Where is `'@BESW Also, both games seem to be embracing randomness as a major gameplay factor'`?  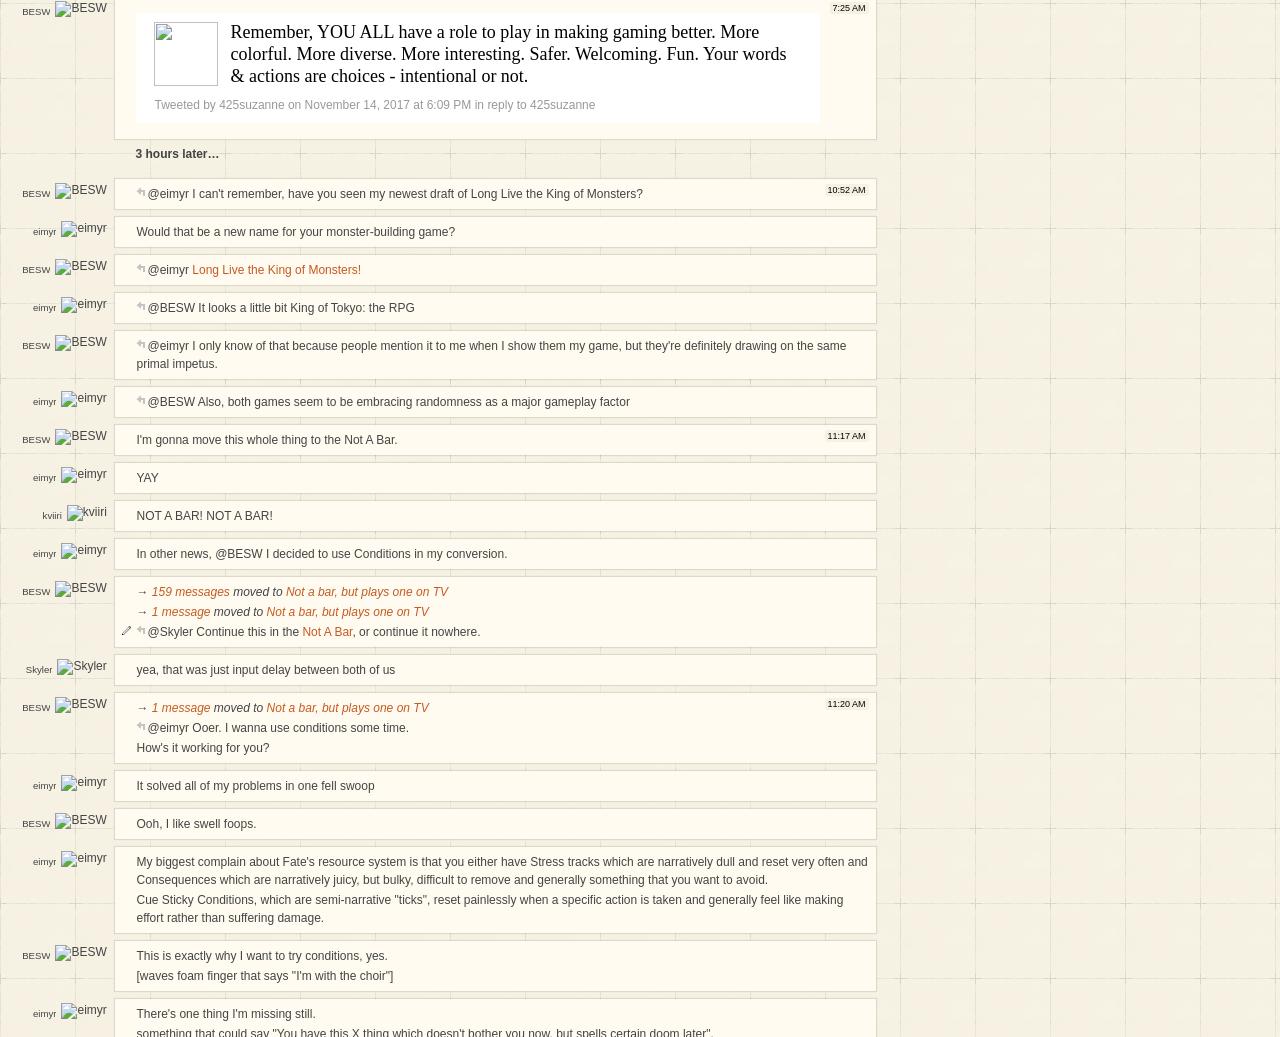 '@BESW Also, both games seem to be embracing randomness as a major gameplay factor' is located at coordinates (387, 401).